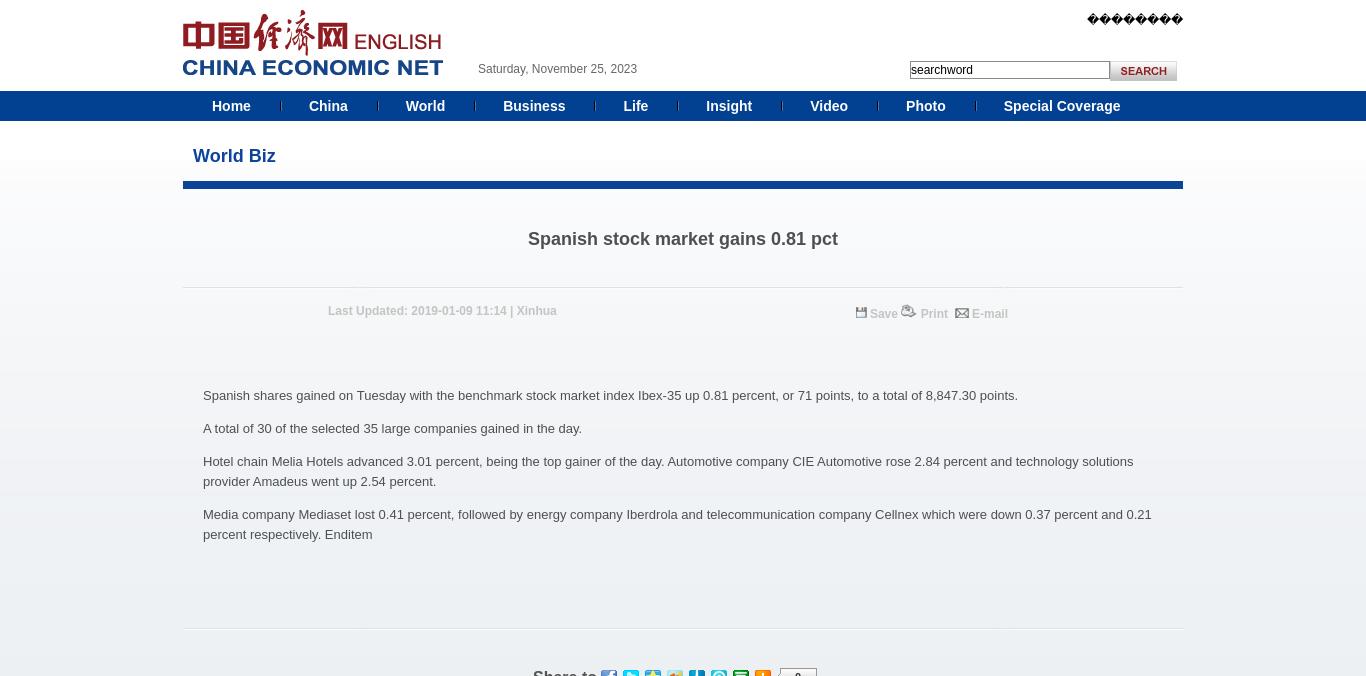 Image resolution: width=1366 pixels, height=676 pixels. Describe the element at coordinates (809, 105) in the screenshot. I see `'Video'` at that location.